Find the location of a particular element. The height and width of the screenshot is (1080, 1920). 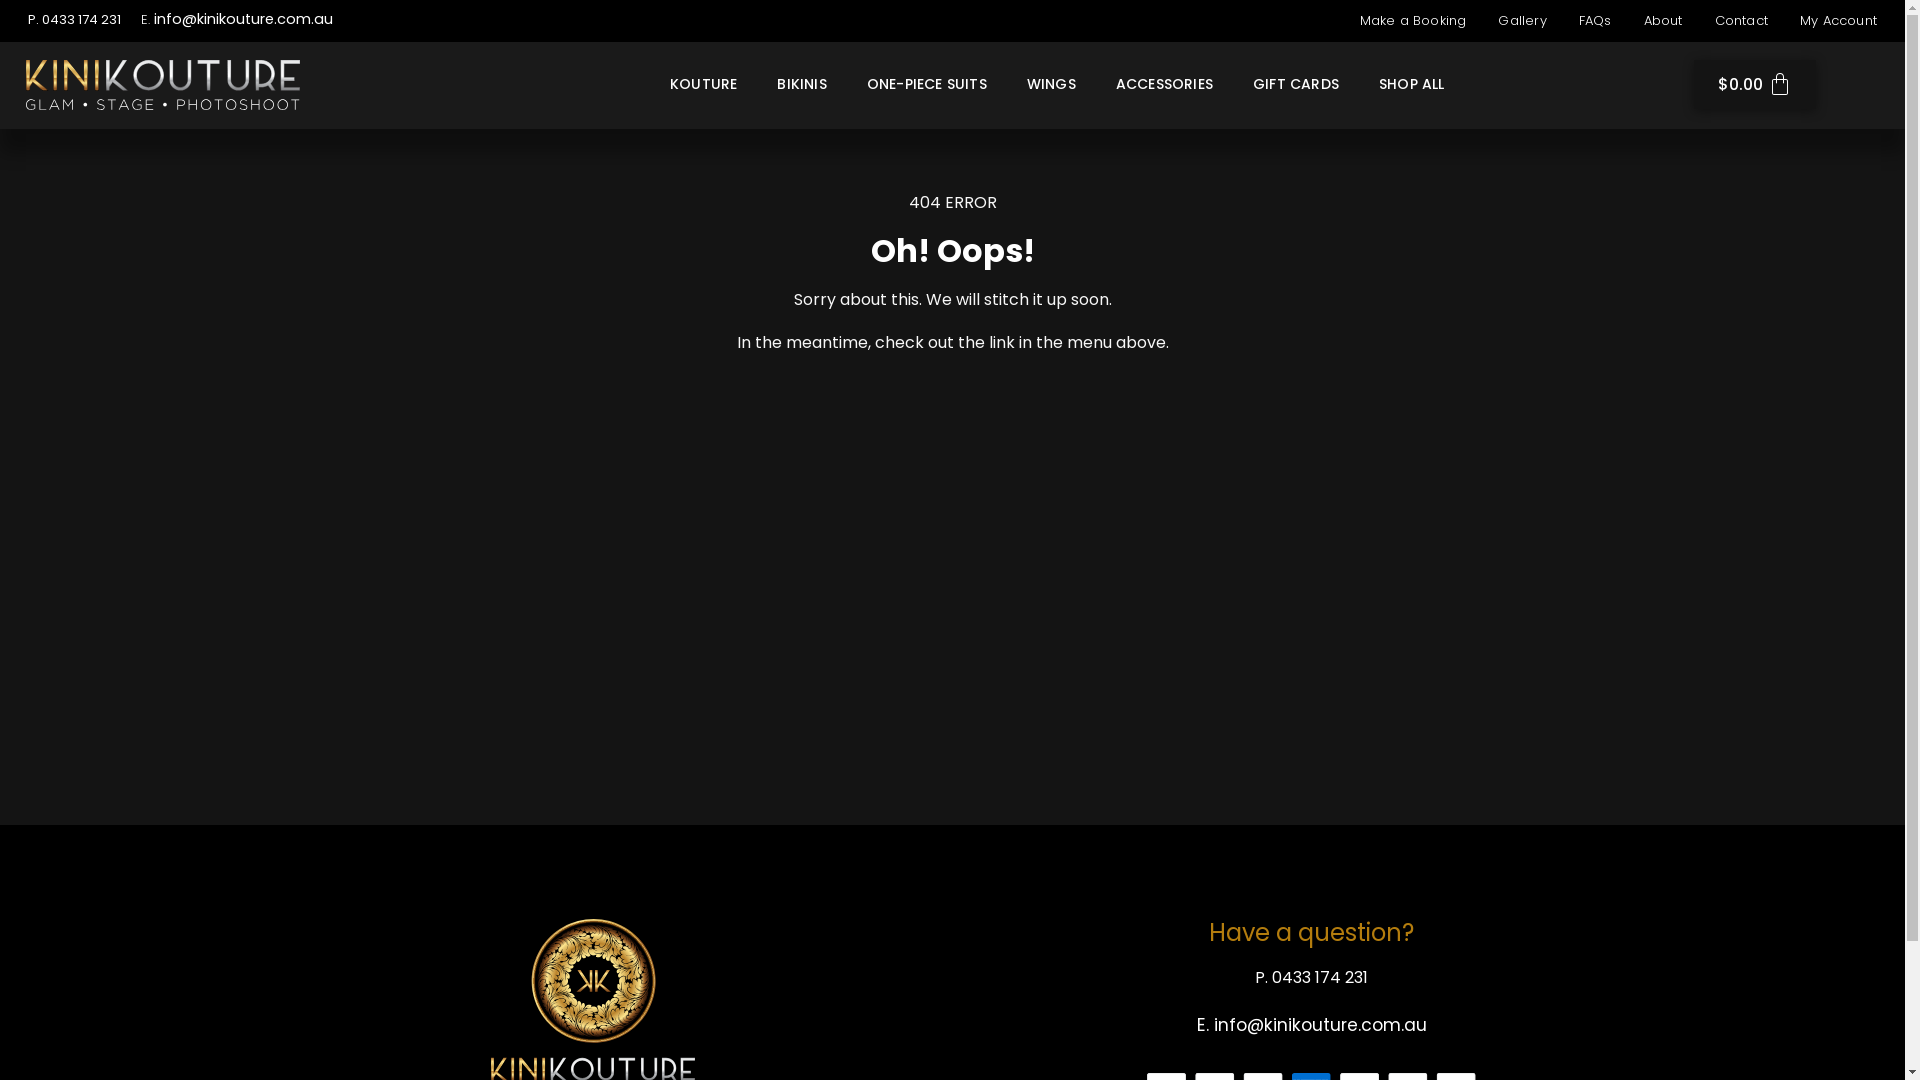

'My Account' is located at coordinates (1838, 20).